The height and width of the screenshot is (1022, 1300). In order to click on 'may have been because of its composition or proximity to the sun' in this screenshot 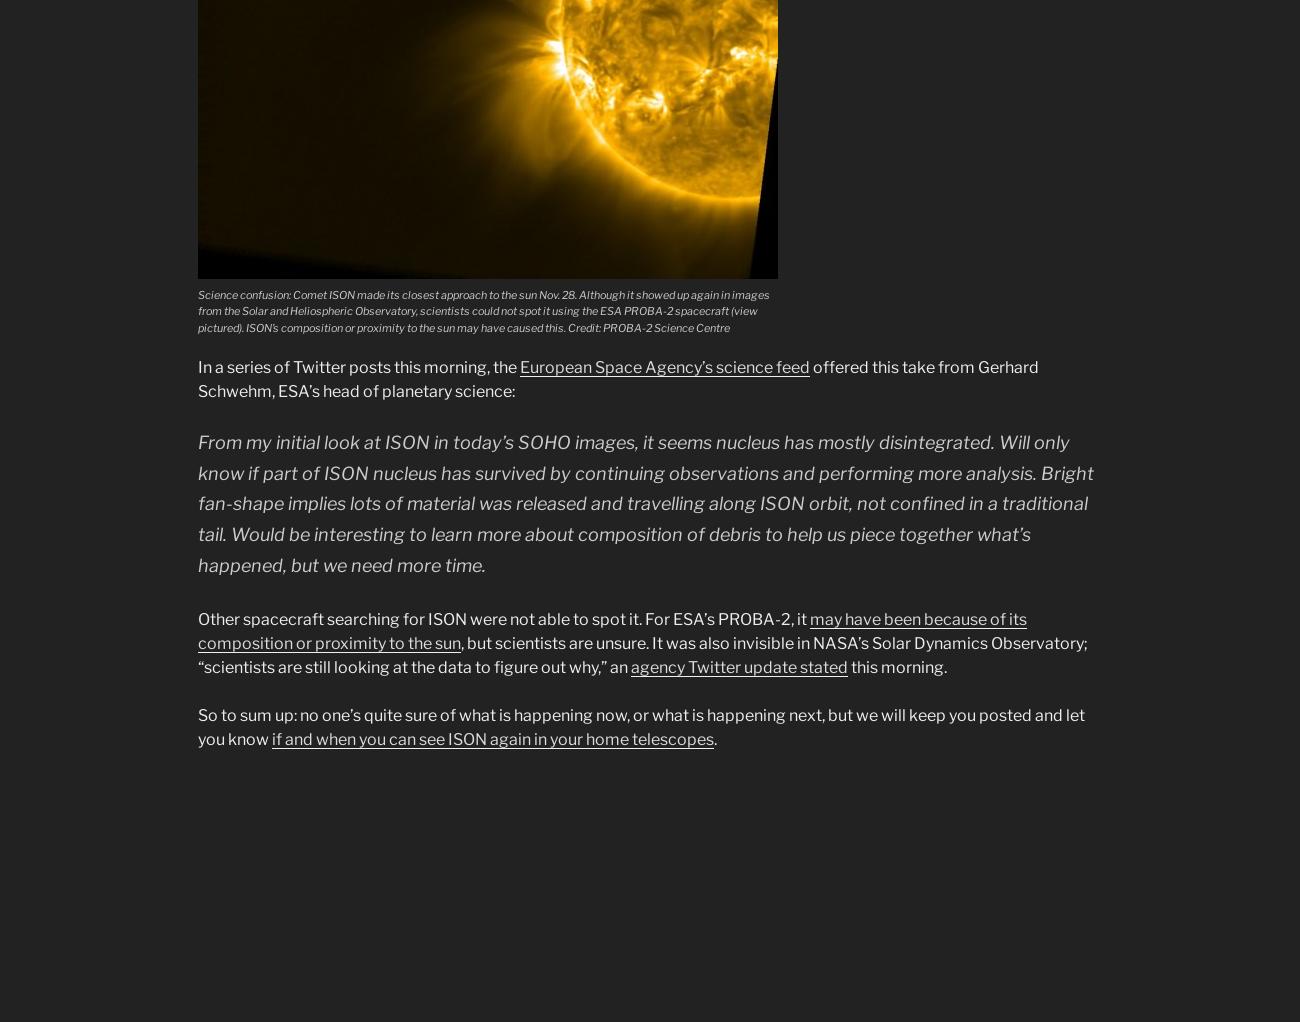, I will do `click(612, 631)`.